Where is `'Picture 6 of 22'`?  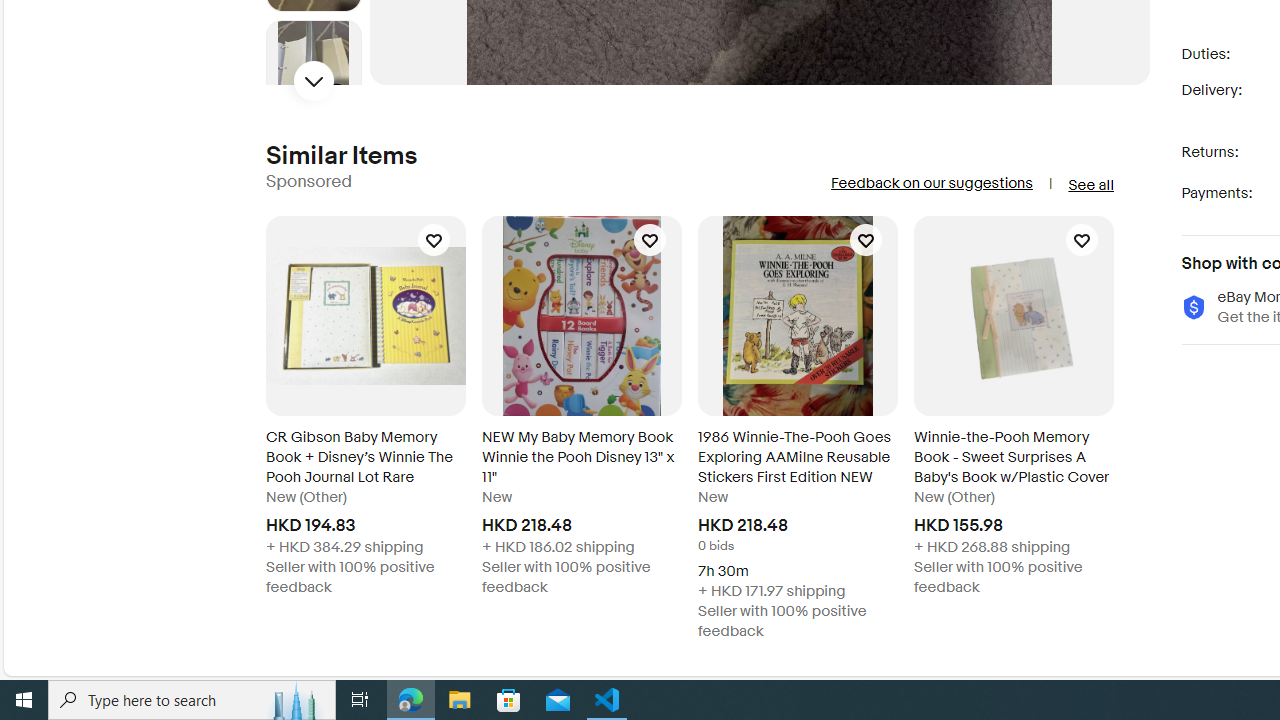 'Picture 6 of 22' is located at coordinates (312, 67).